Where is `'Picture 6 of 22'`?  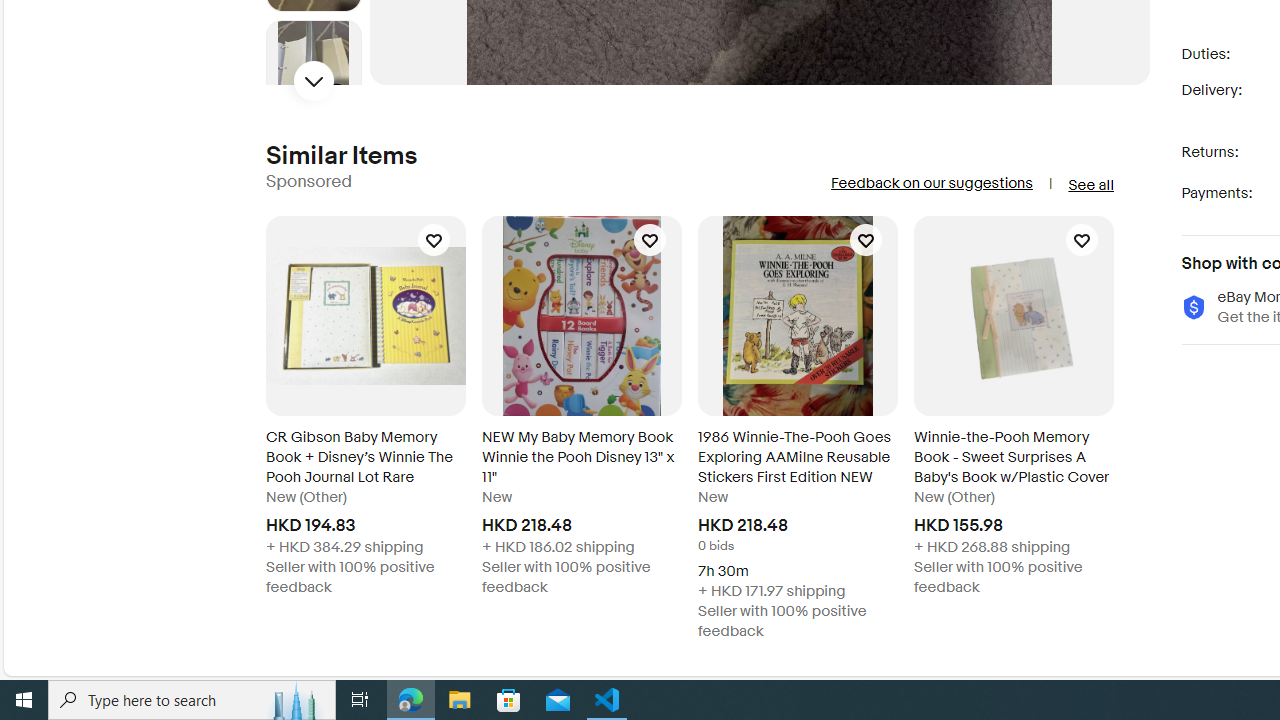 'Picture 6 of 22' is located at coordinates (312, 67).